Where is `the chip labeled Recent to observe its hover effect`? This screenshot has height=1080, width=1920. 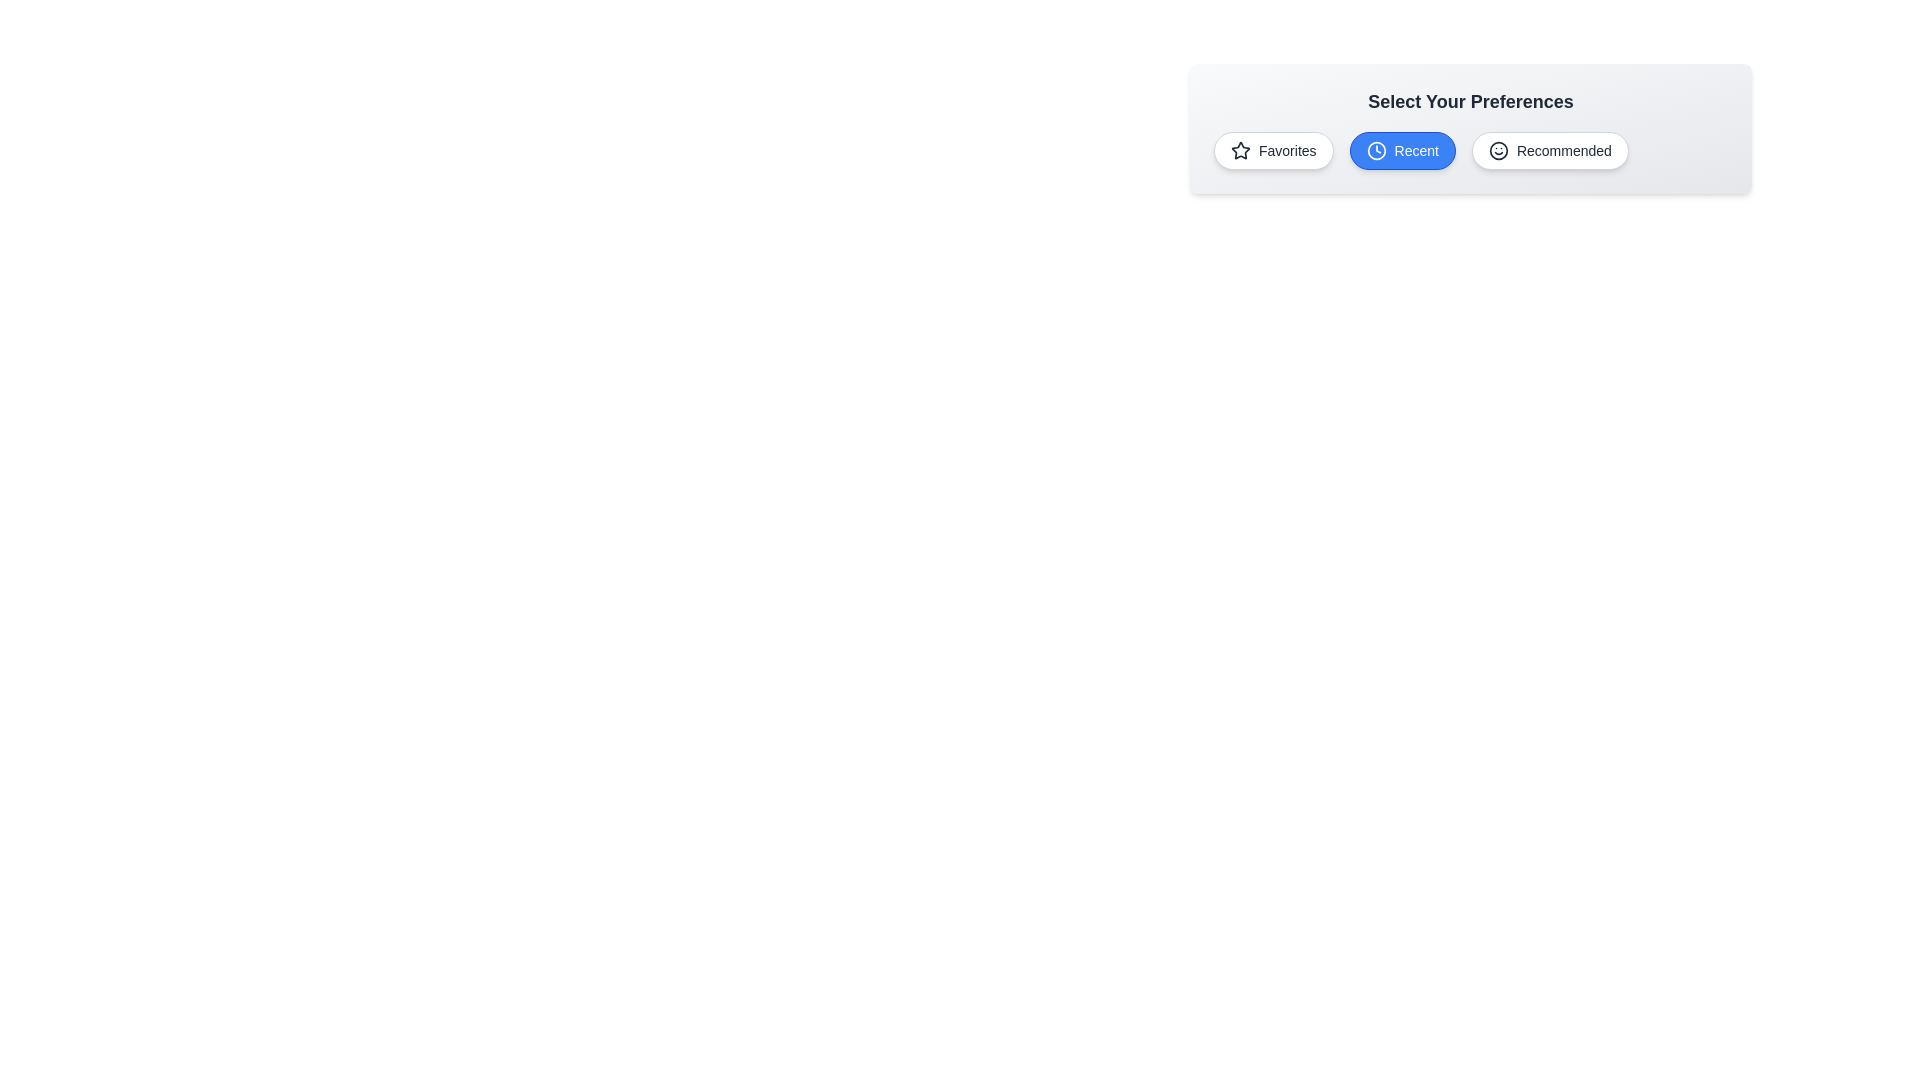
the chip labeled Recent to observe its hover effect is located at coordinates (1401, 149).